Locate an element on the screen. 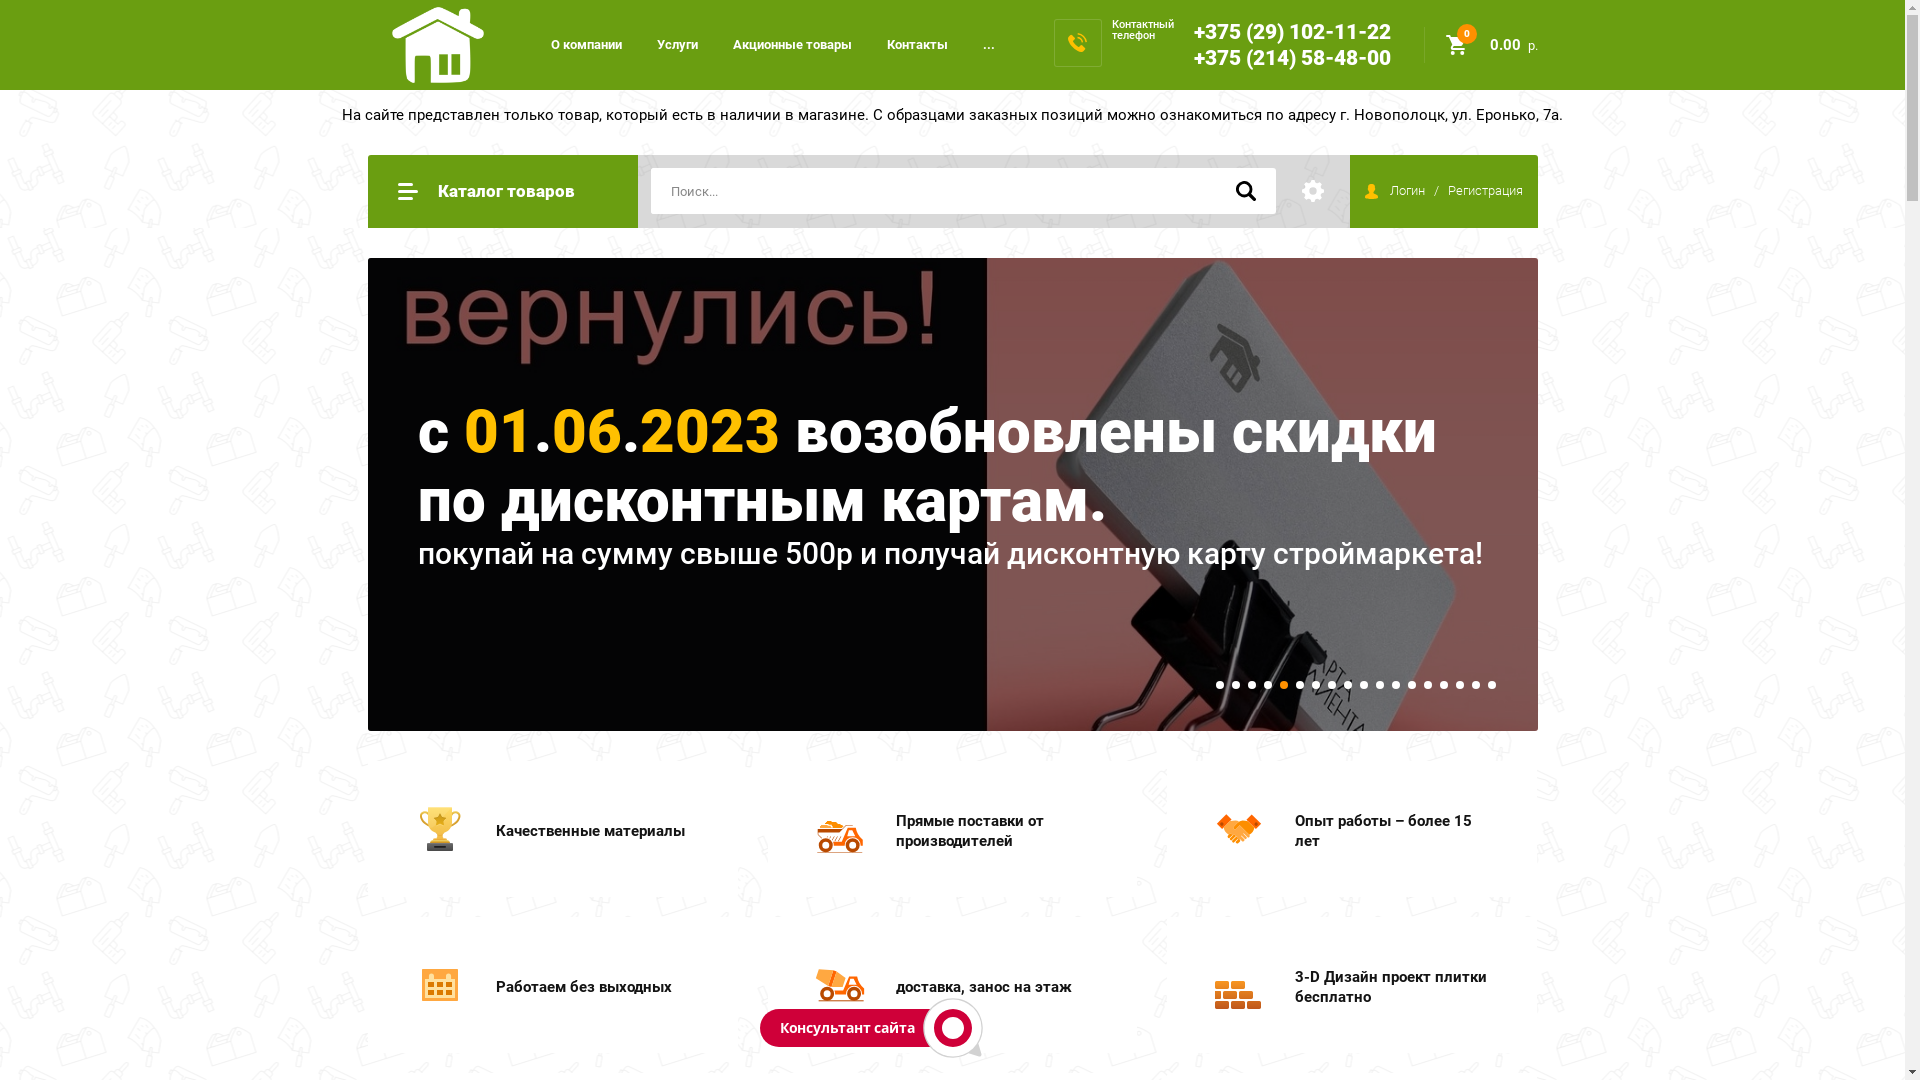  '9' is located at coordinates (1348, 684).